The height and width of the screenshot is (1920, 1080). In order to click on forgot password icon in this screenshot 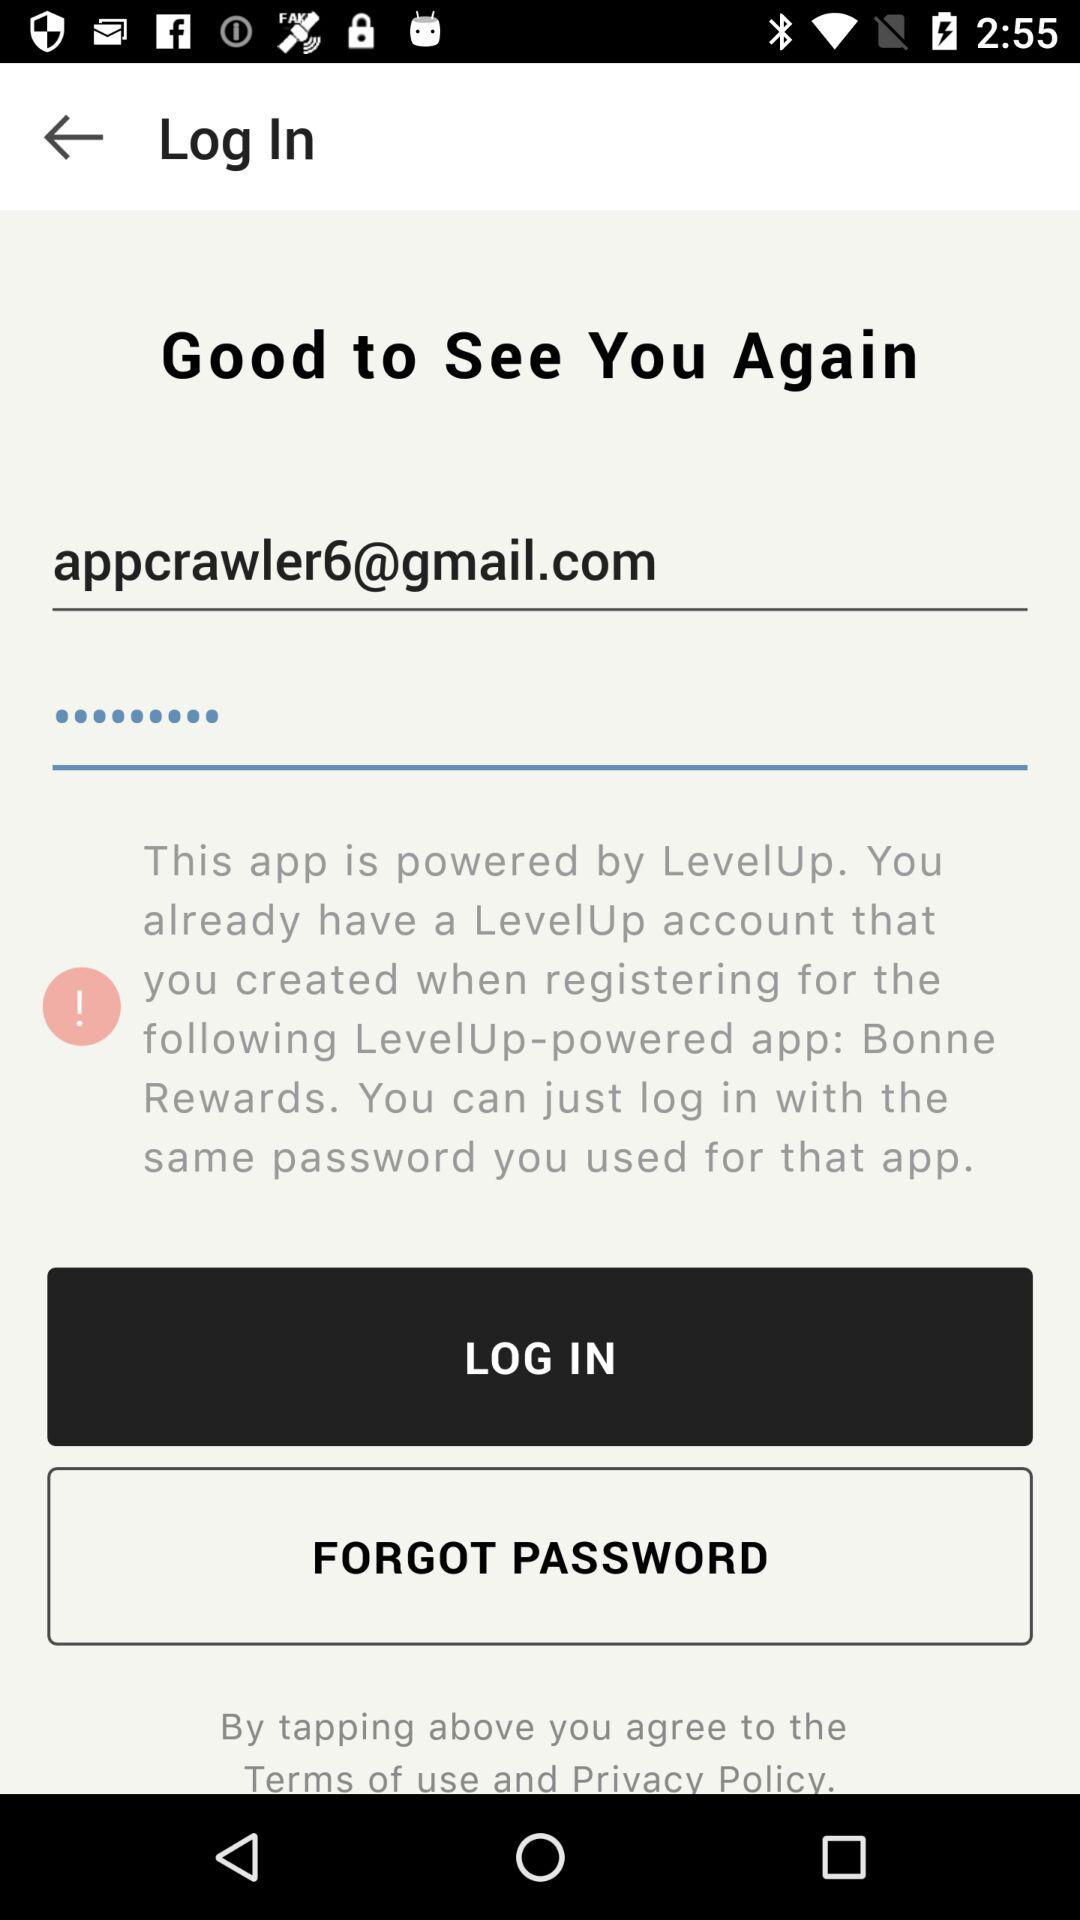, I will do `click(540, 1555)`.